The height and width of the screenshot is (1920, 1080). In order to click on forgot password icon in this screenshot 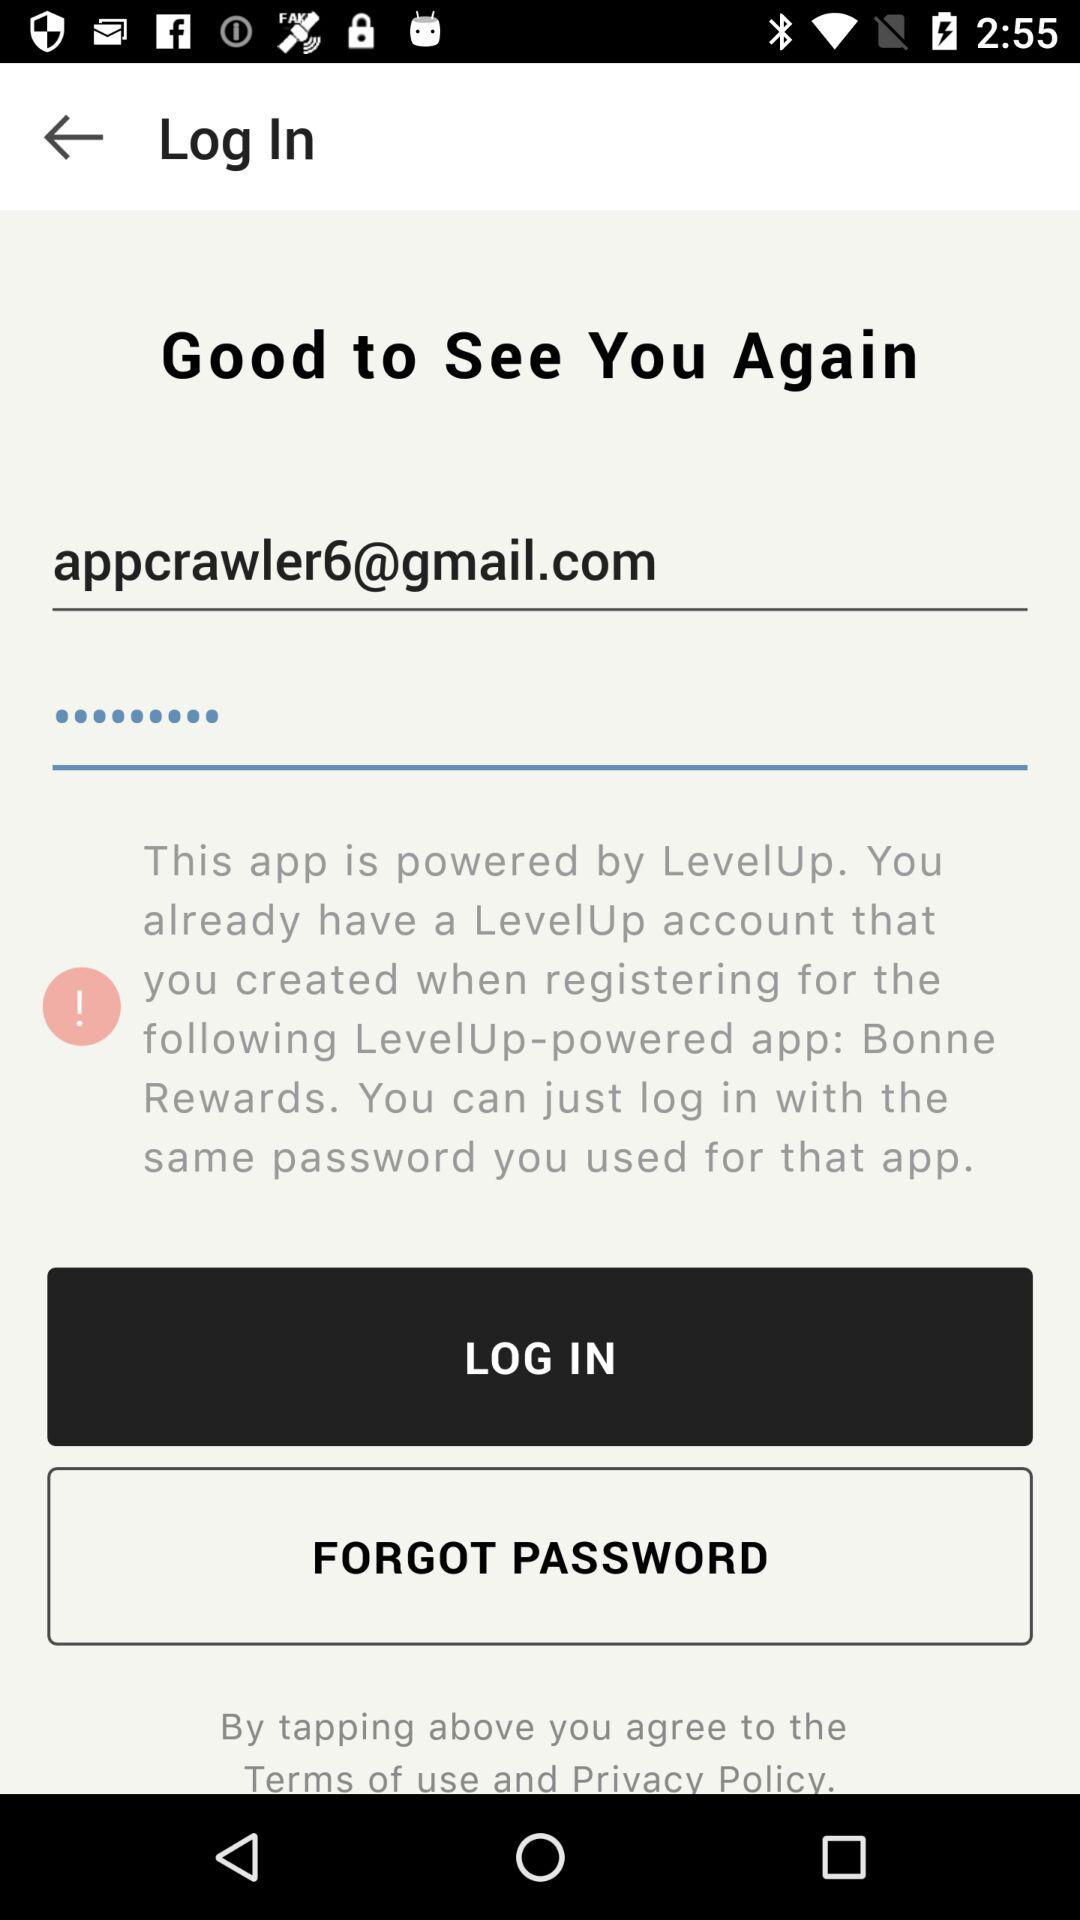, I will do `click(540, 1555)`.